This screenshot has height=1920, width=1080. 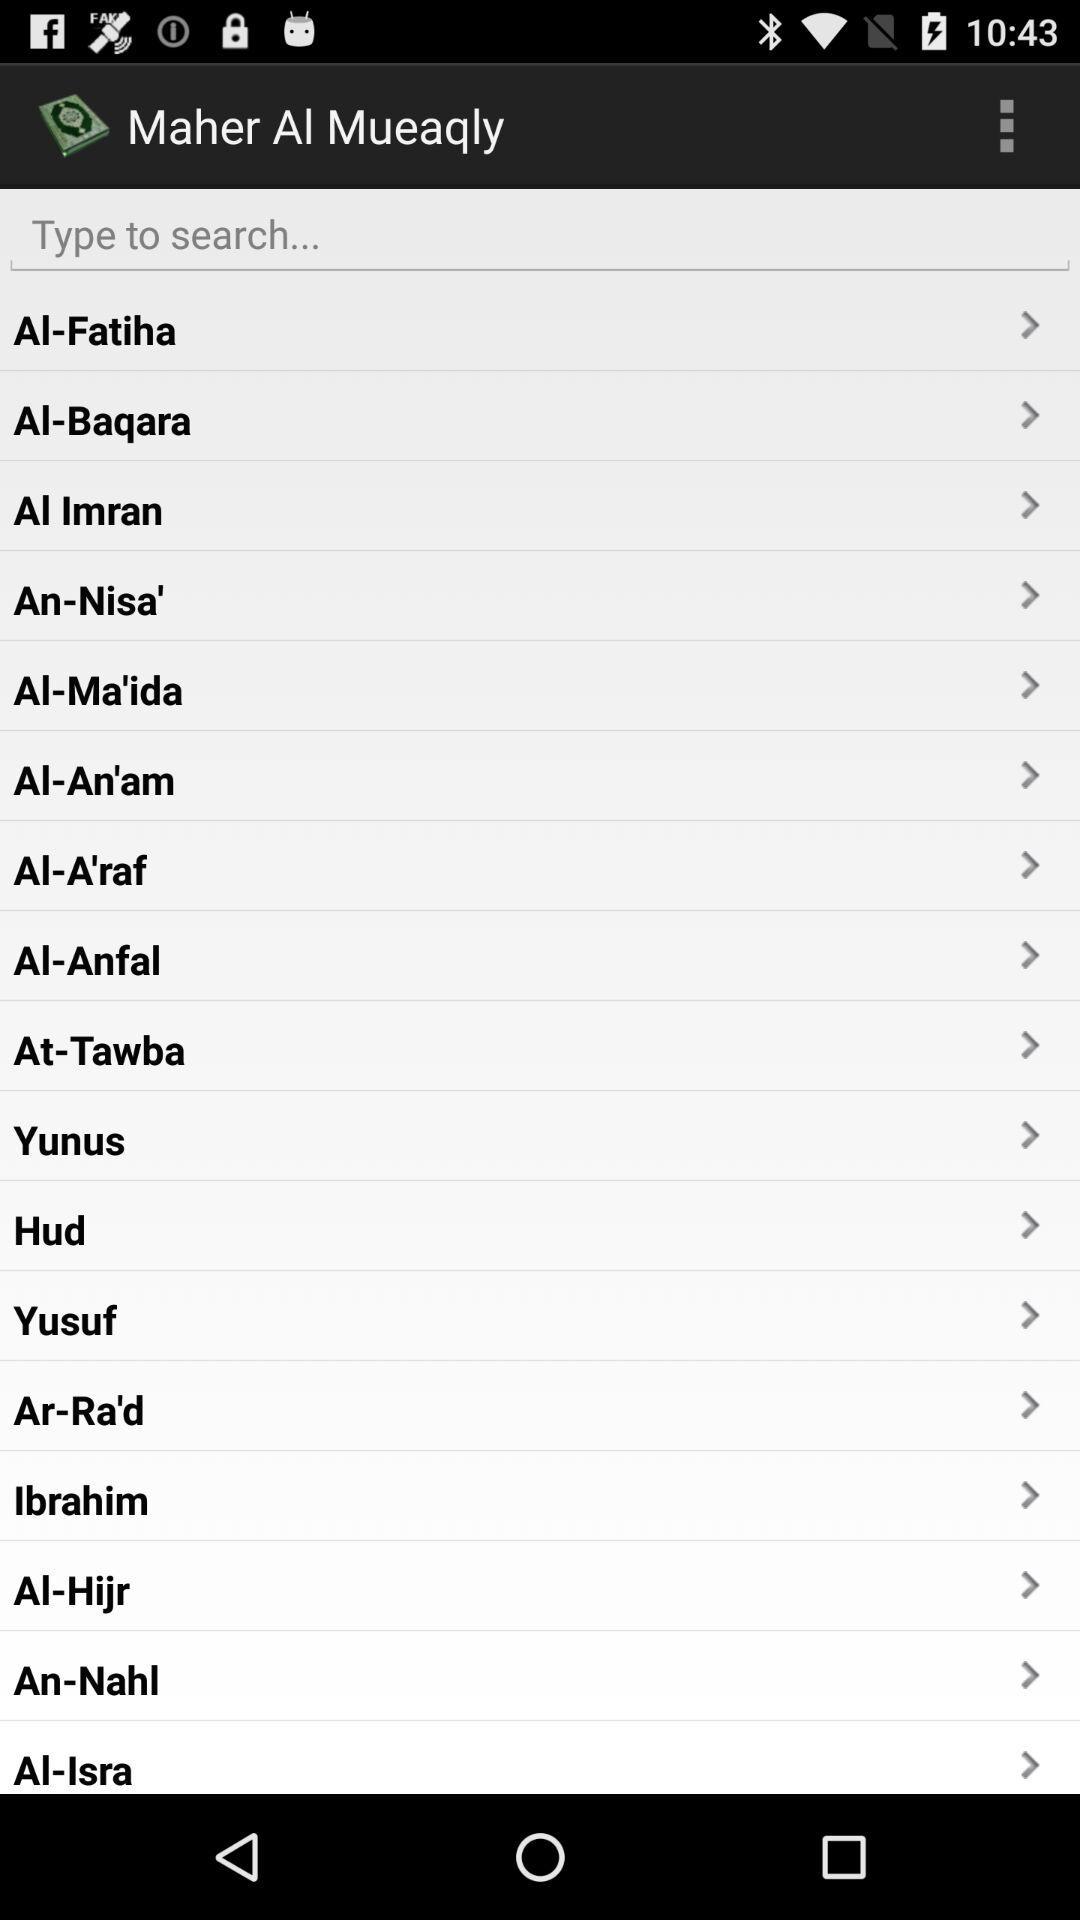 I want to click on item next to the al-fatiha, so click(x=1028, y=325).